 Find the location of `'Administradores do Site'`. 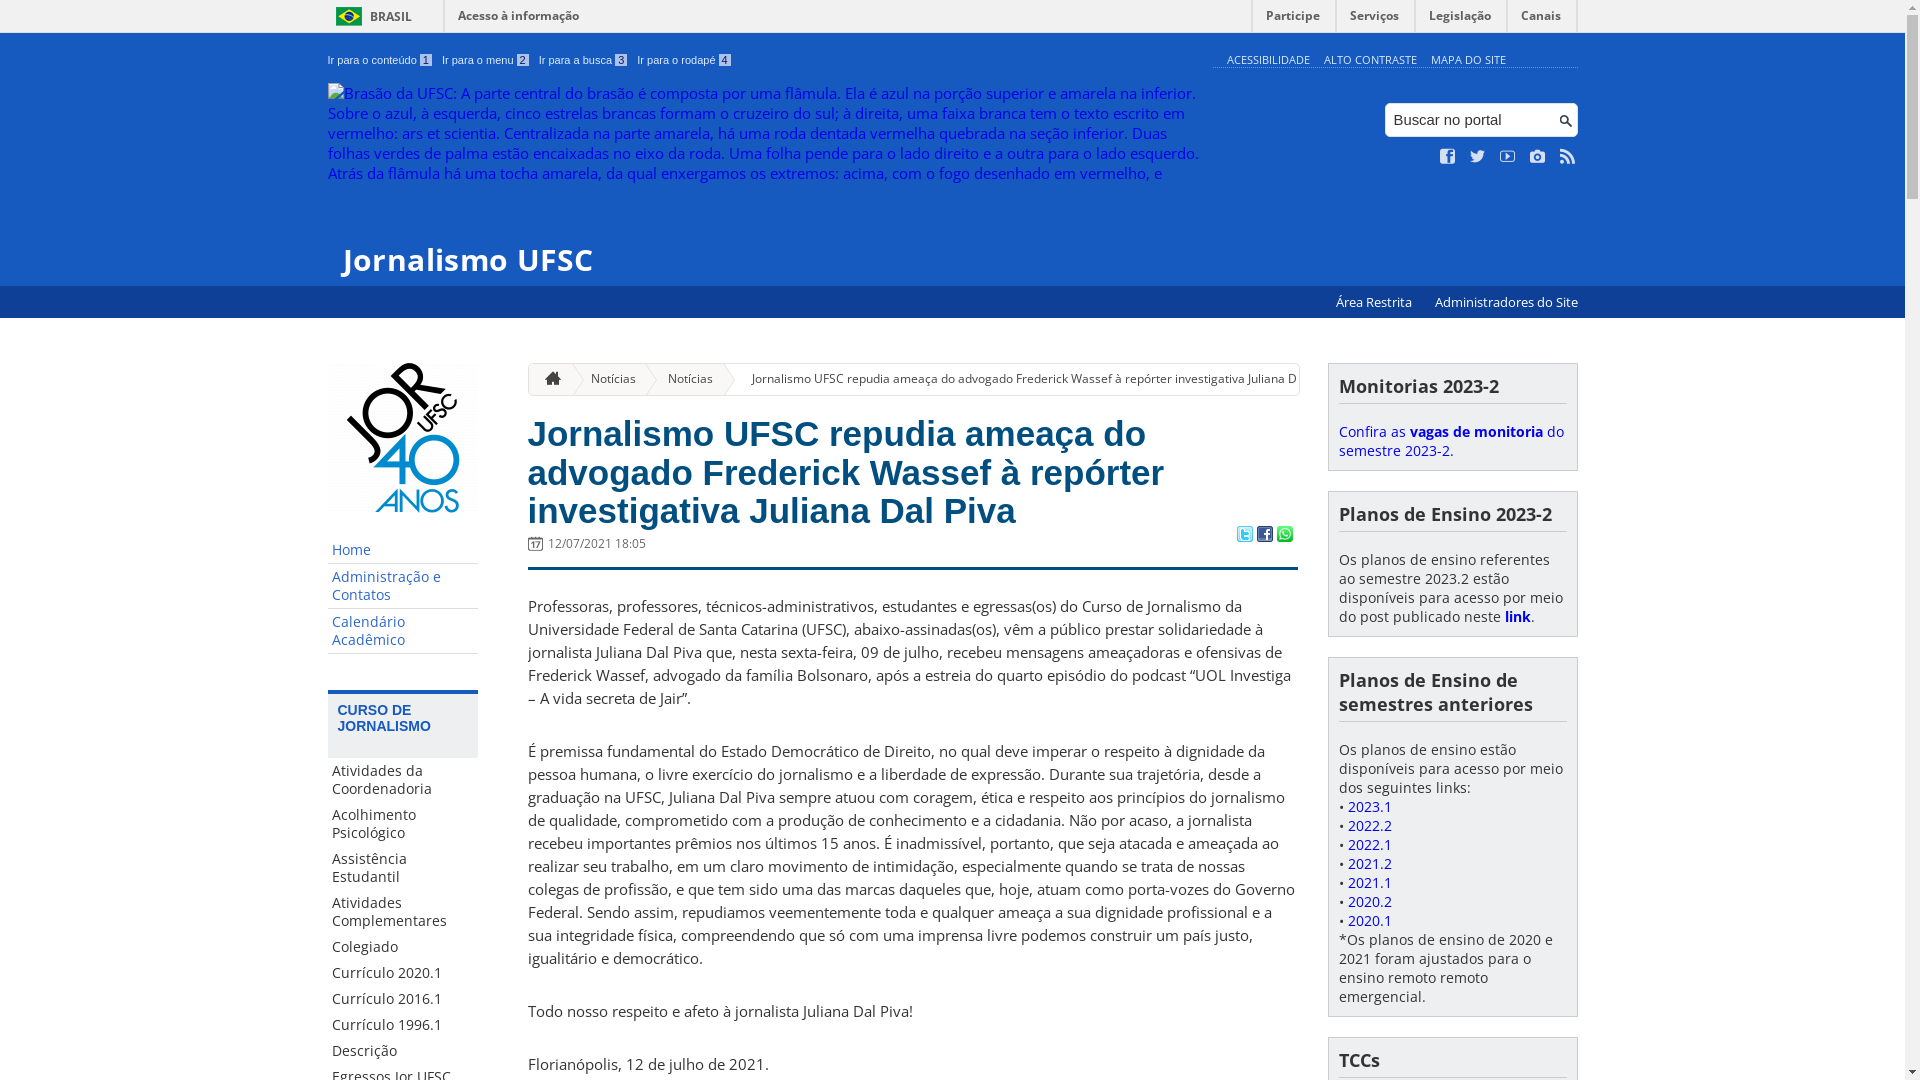

'Administradores do Site' is located at coordinates (1505, 302).